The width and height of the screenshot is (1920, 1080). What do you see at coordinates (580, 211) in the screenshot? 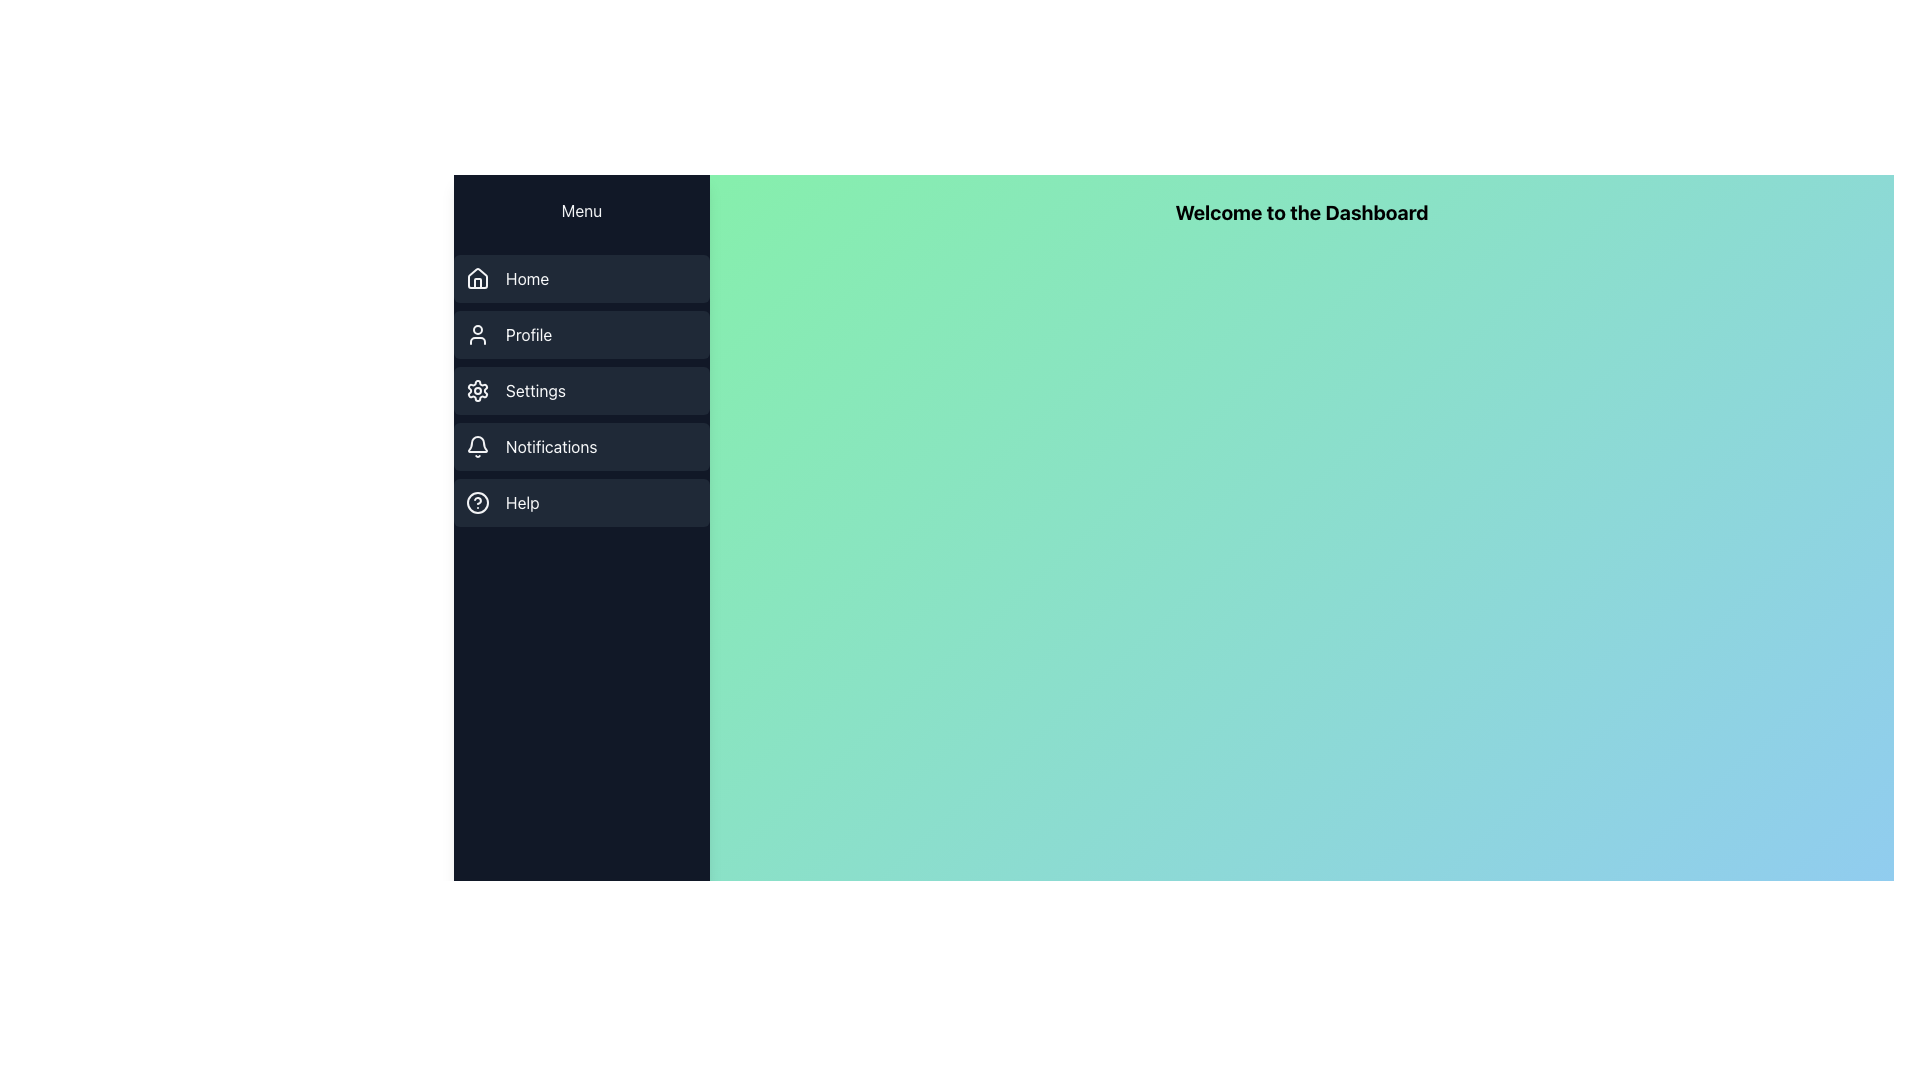
I see `the 'Menu' button, which is a text label with white font color on a dark background, positioned at the top of the vertical navigation bar` at bounding box center [580, 211].